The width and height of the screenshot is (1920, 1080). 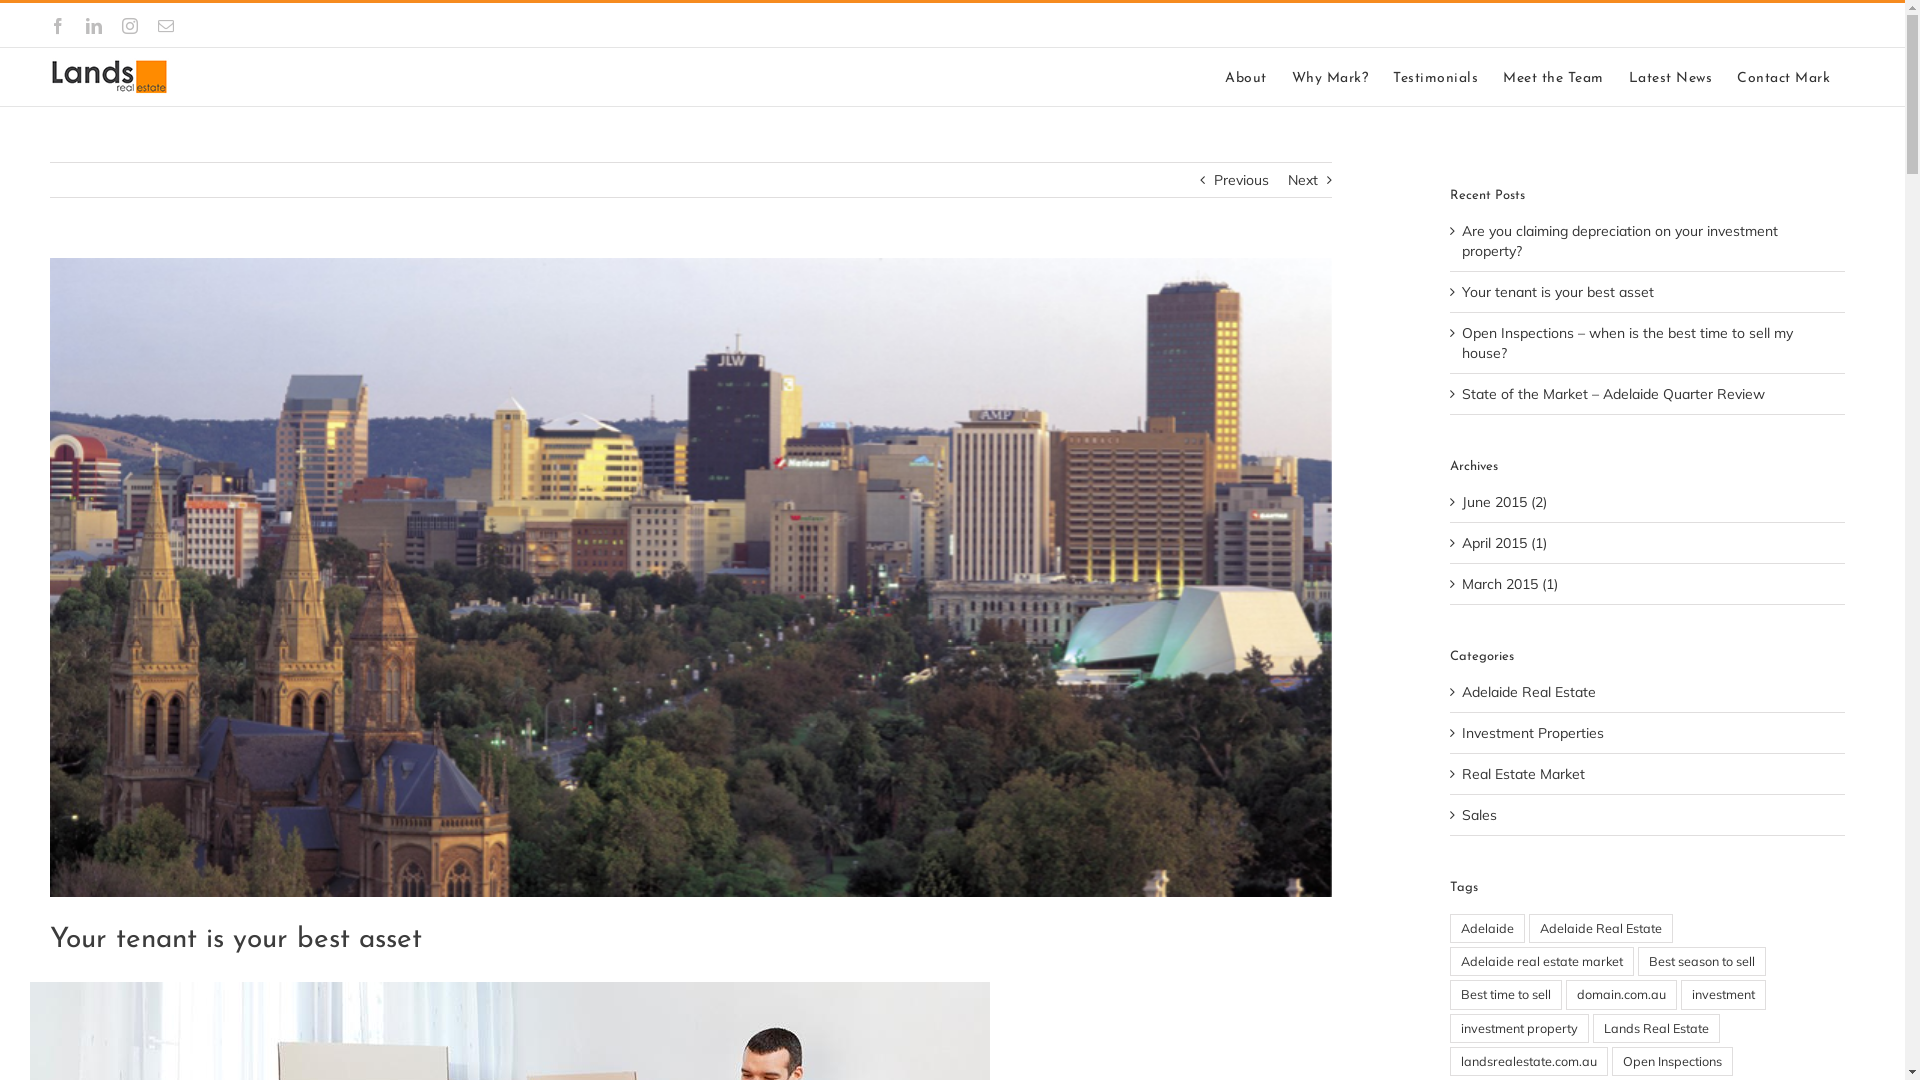 What do you see at coordinates (1601, 928) in the screenshot?
I see `'Adelaide Real Estate'` at bounding box center [1601, 928].